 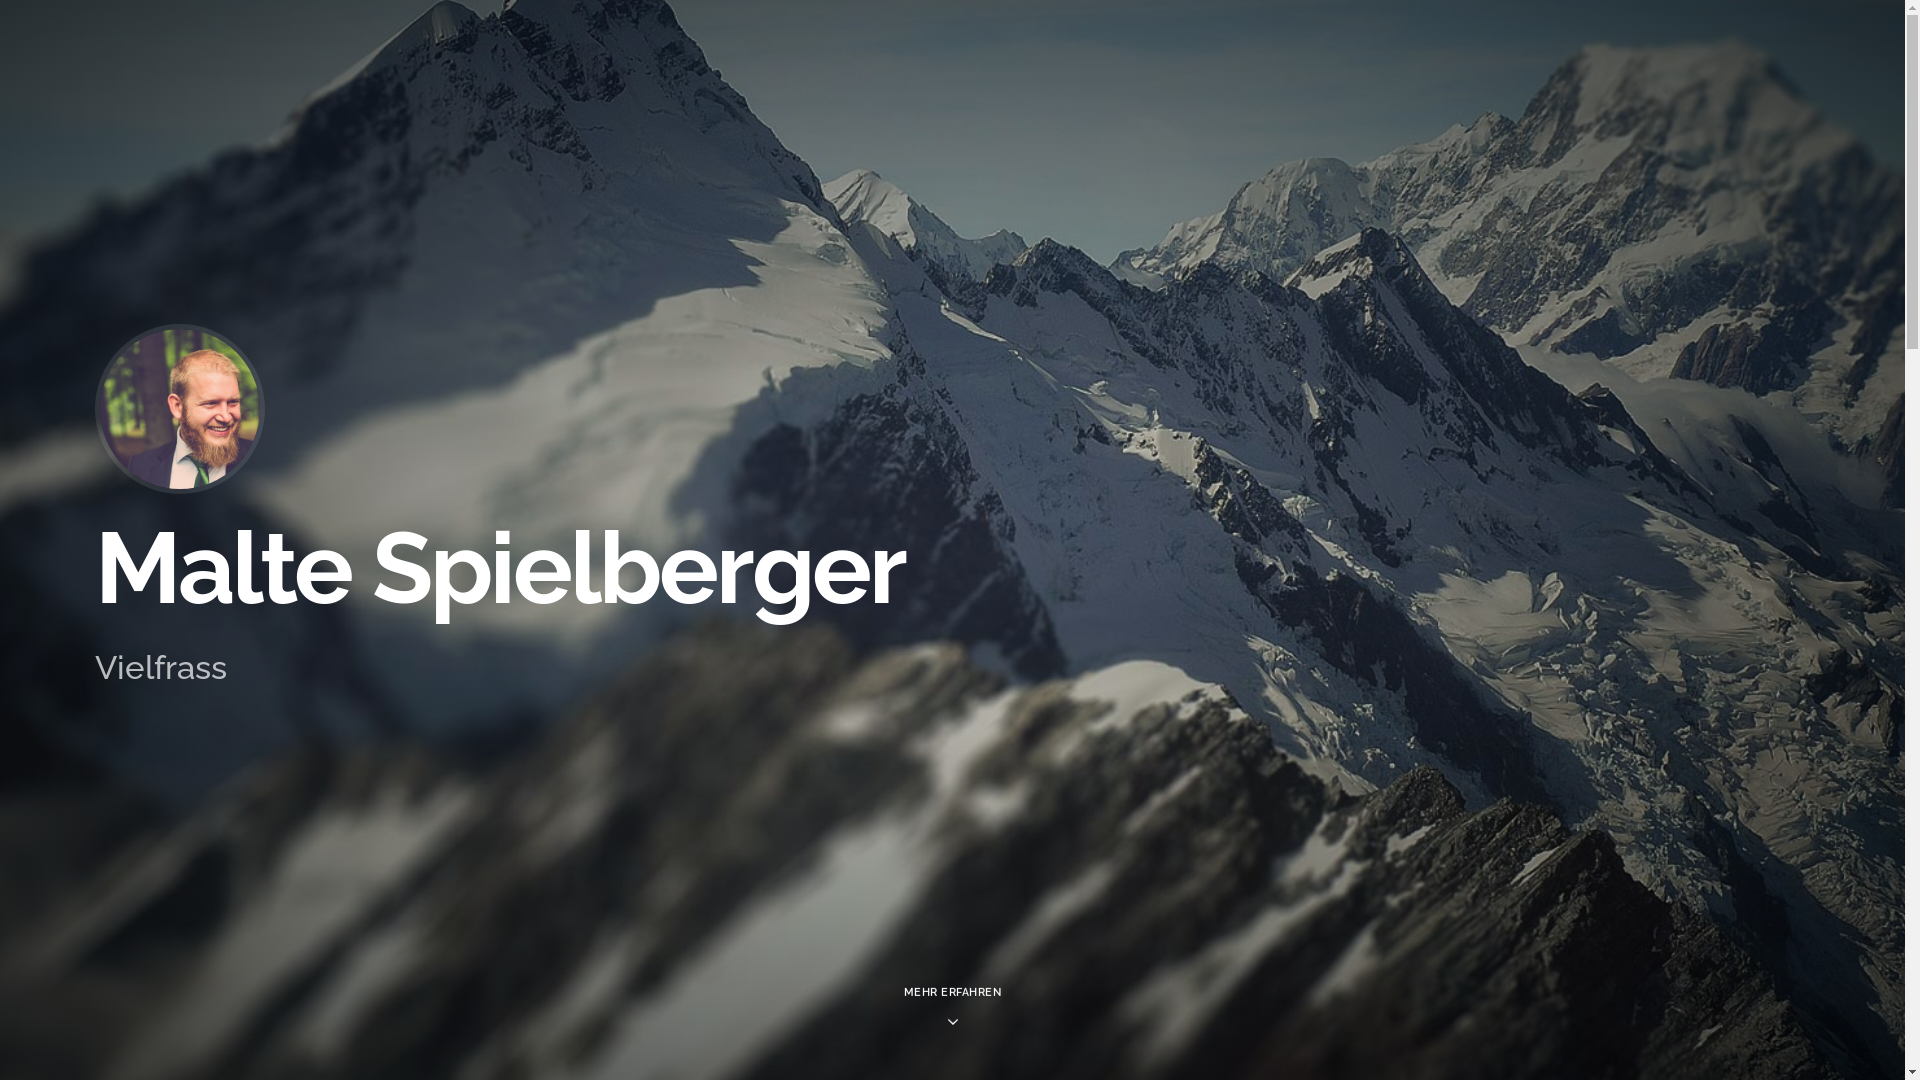 I want to click on 'MEHR ERFAHREN', so click(x=902, y=986).